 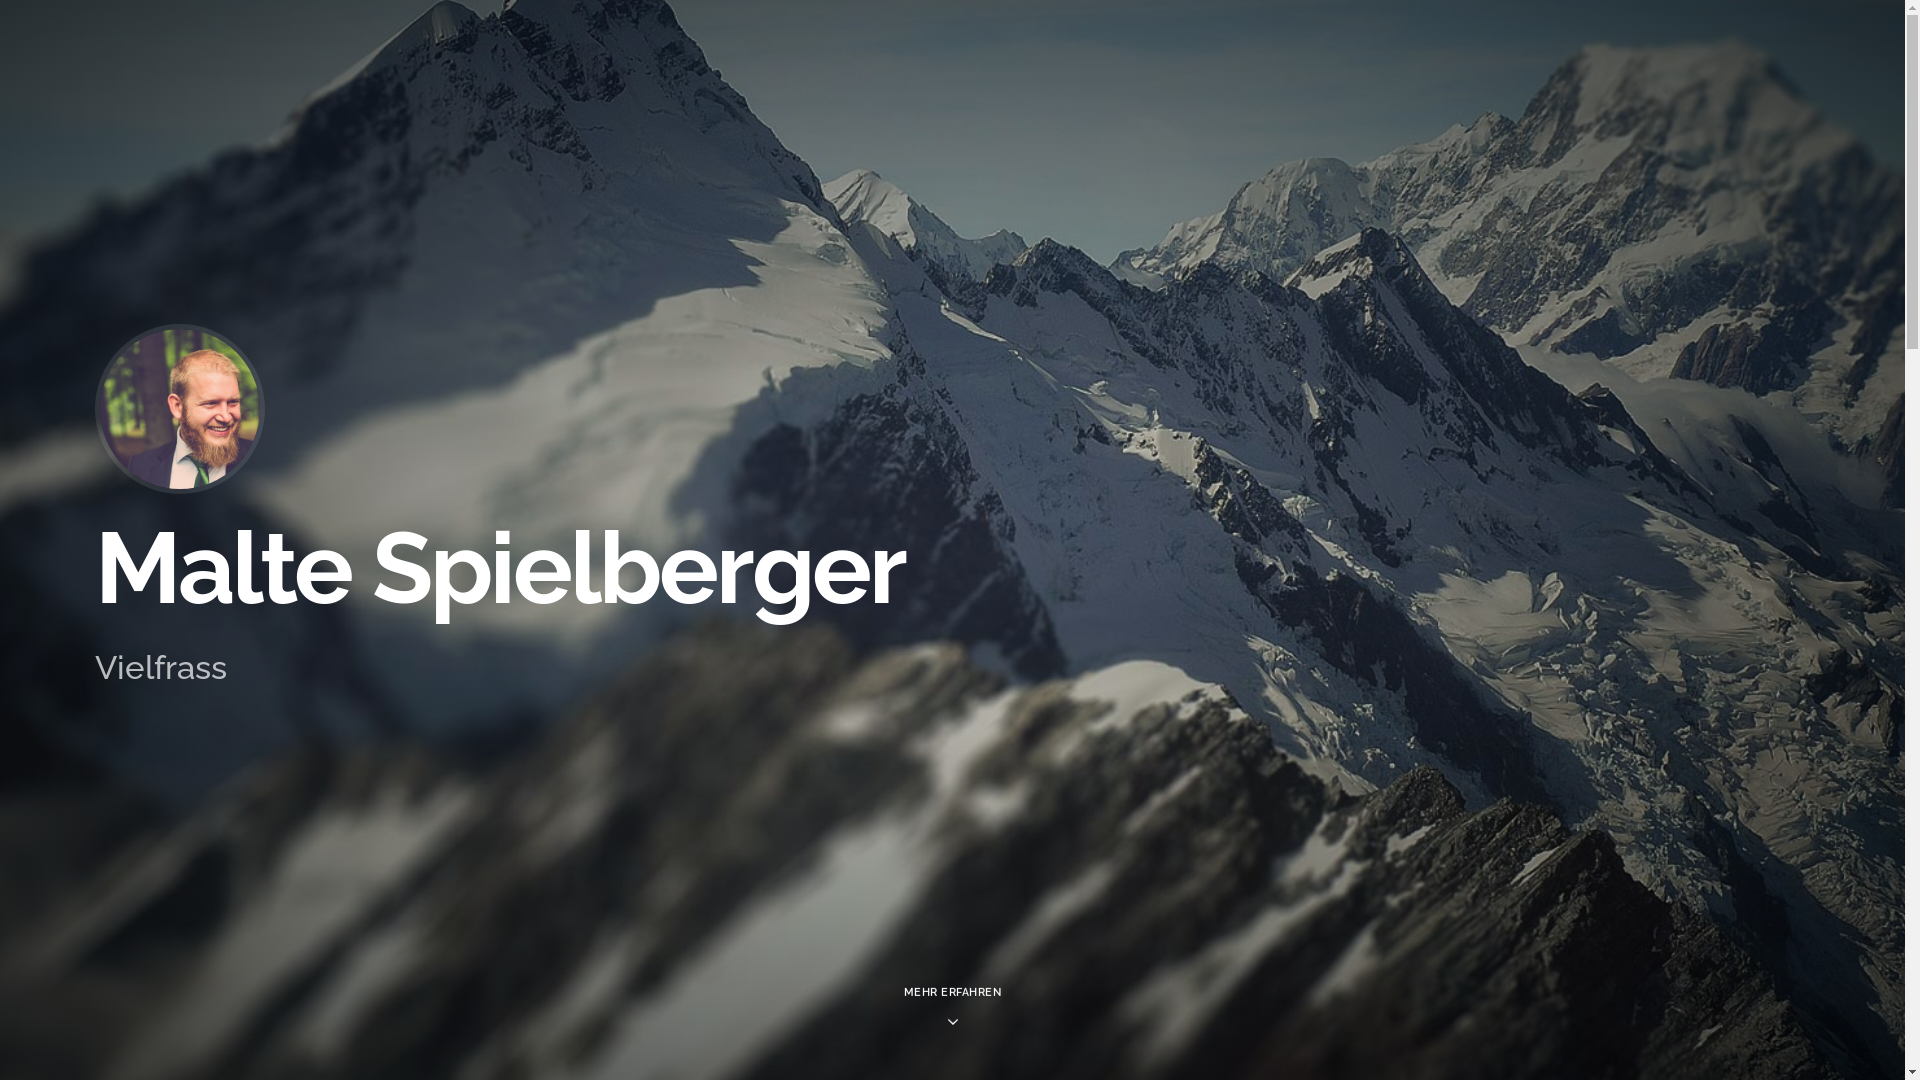 I want to click on 'MEHR ERFAHREN', so click(x=902, y=986).